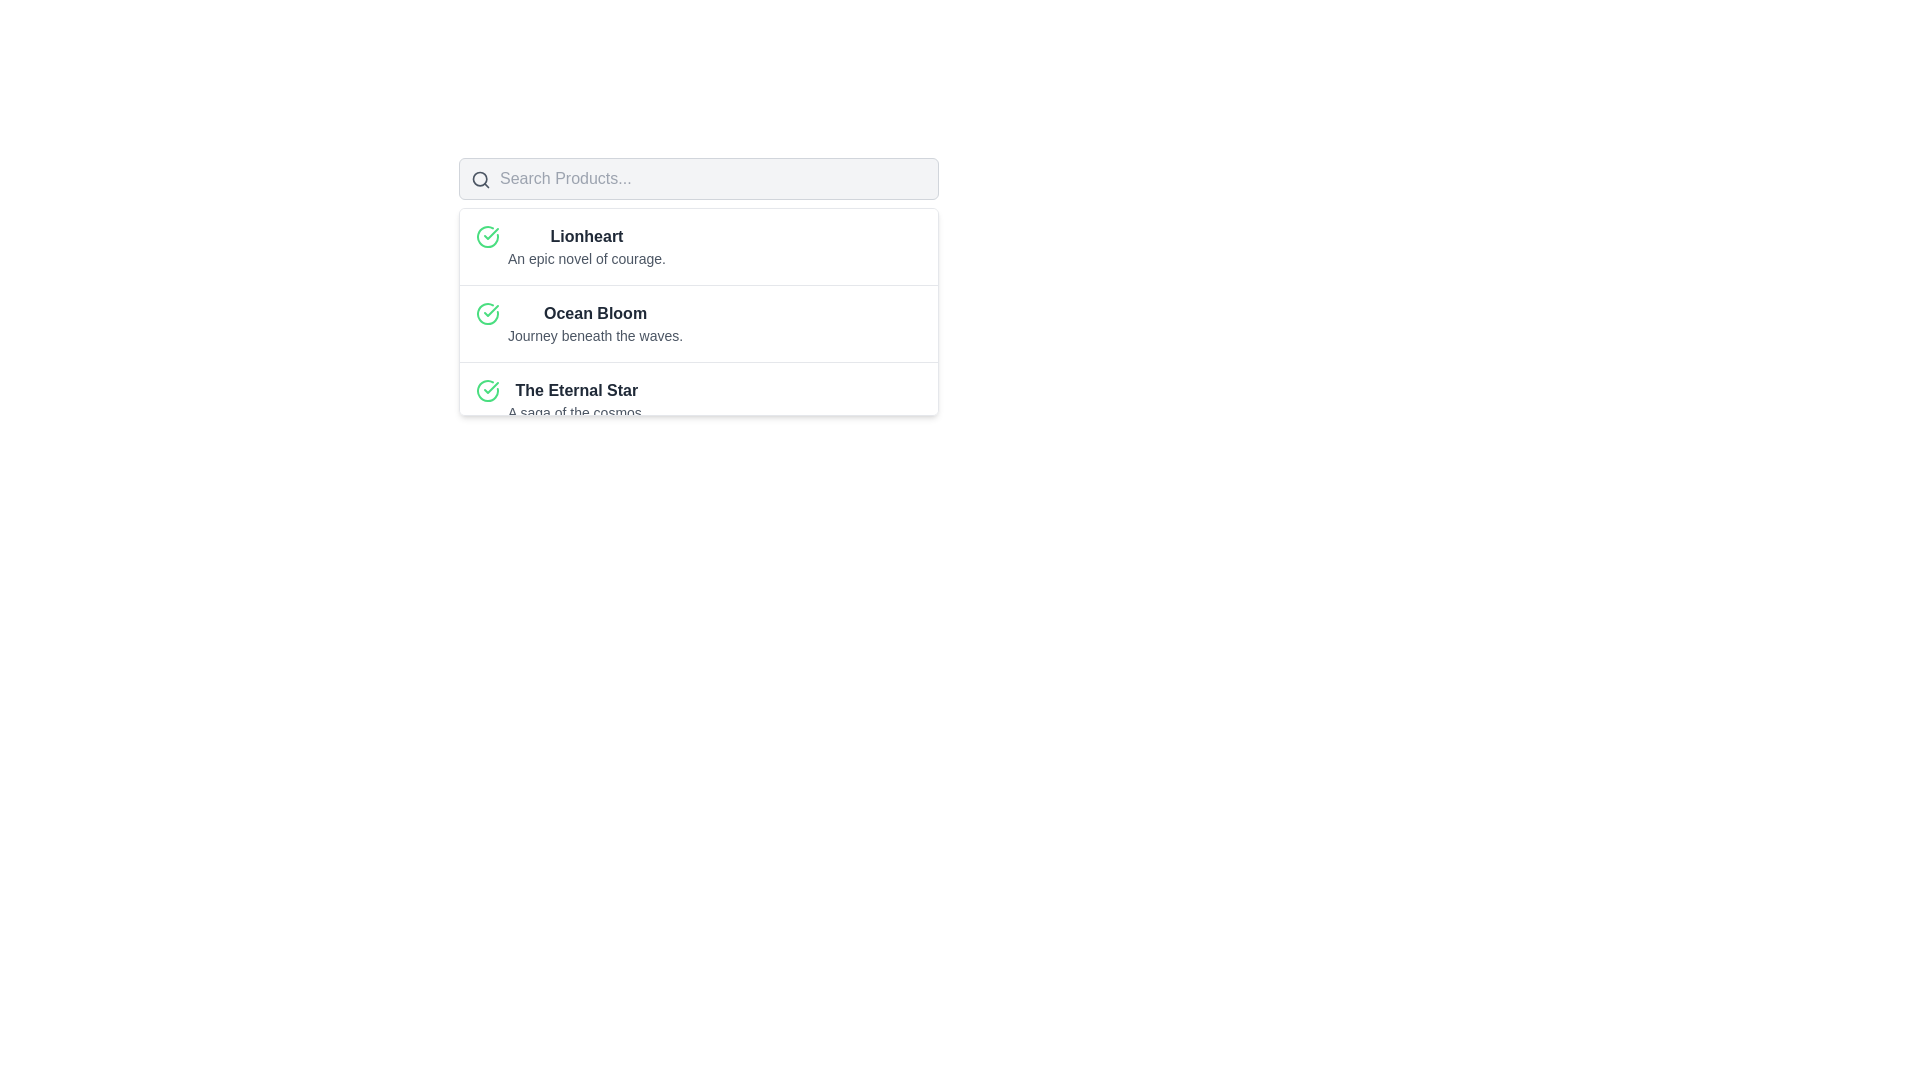  What do you see at coordinates (594, 313) in the screenshot?
I see `text displayed as the title 'Ocean Bloom' in the second list item of the vertical list` at bounding box center [594, 313].